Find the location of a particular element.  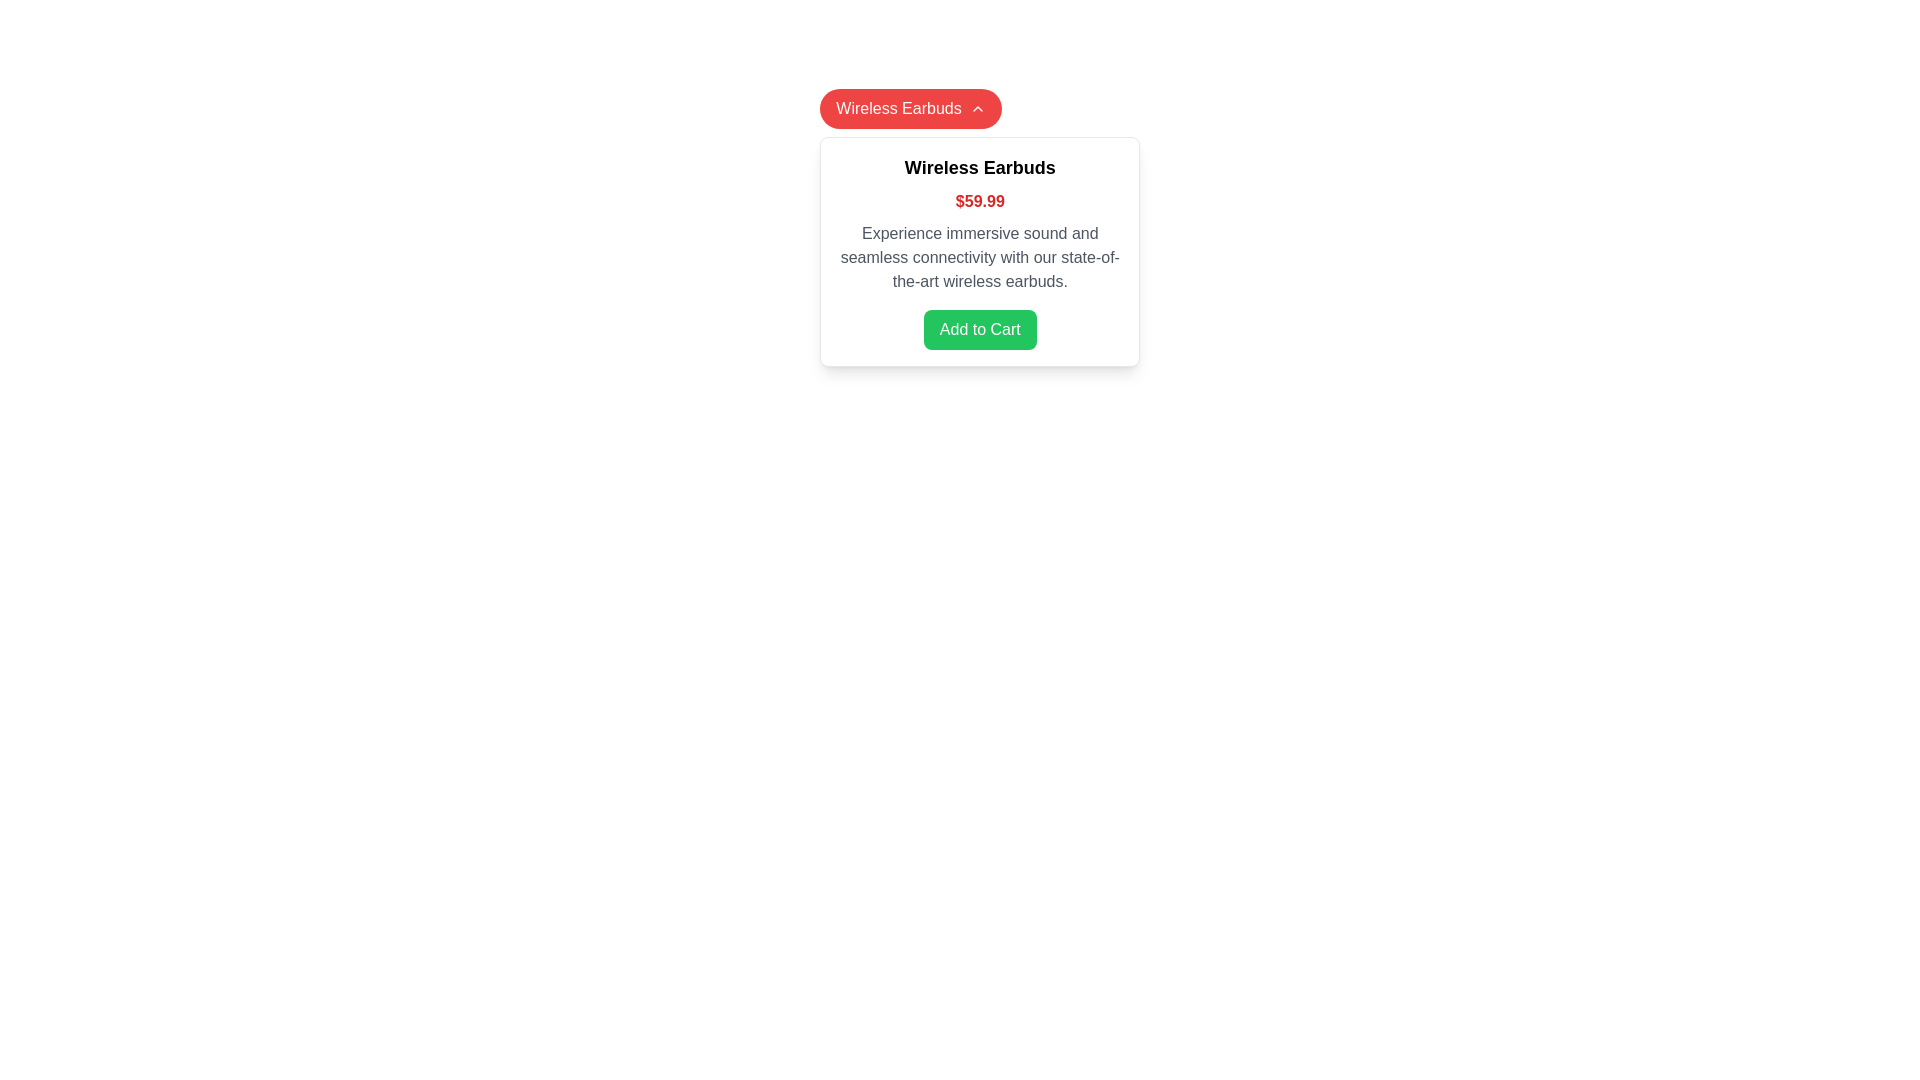

the Text Label displaying the price of the product, located below the title 'Wireless Earbuds' and above the descriptive paragraph is located at coordinates (980, 201).